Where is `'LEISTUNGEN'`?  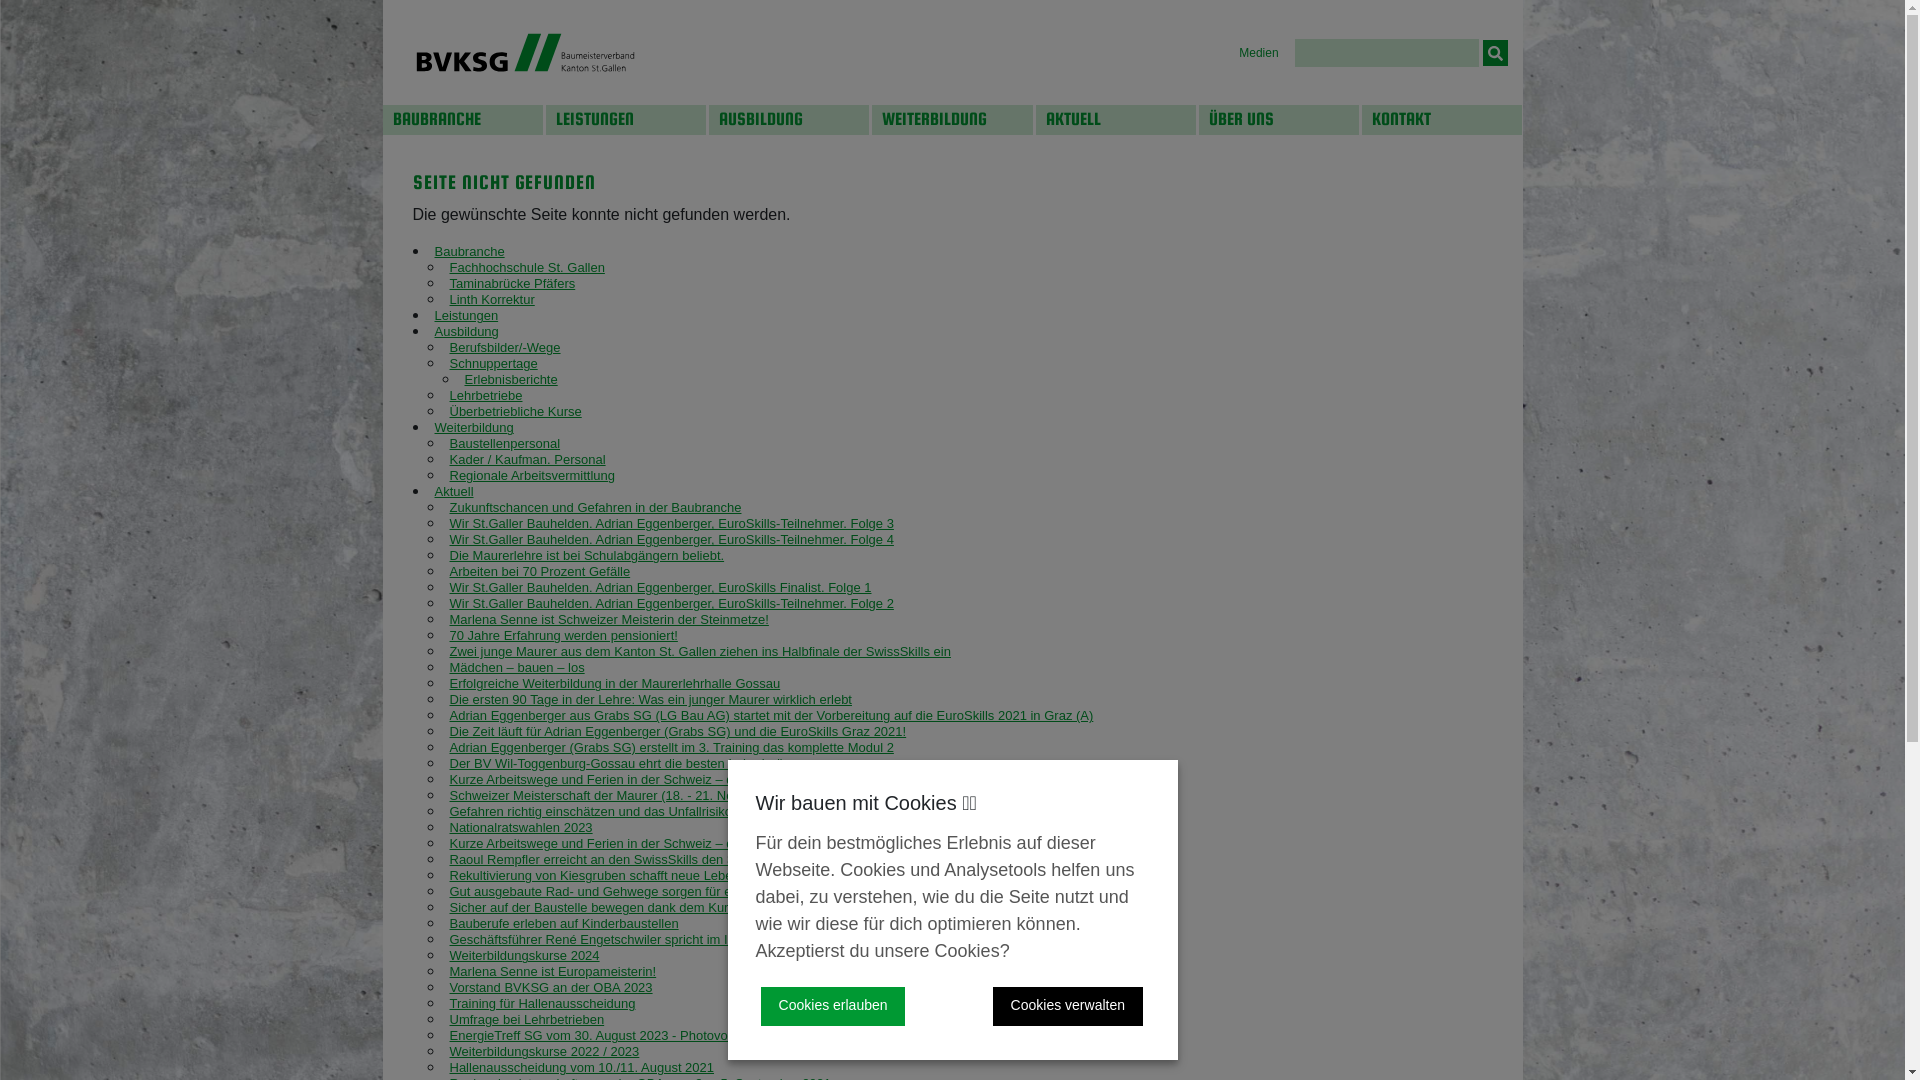
'LEISTUNGEN' is located at coordinates (624, 119).